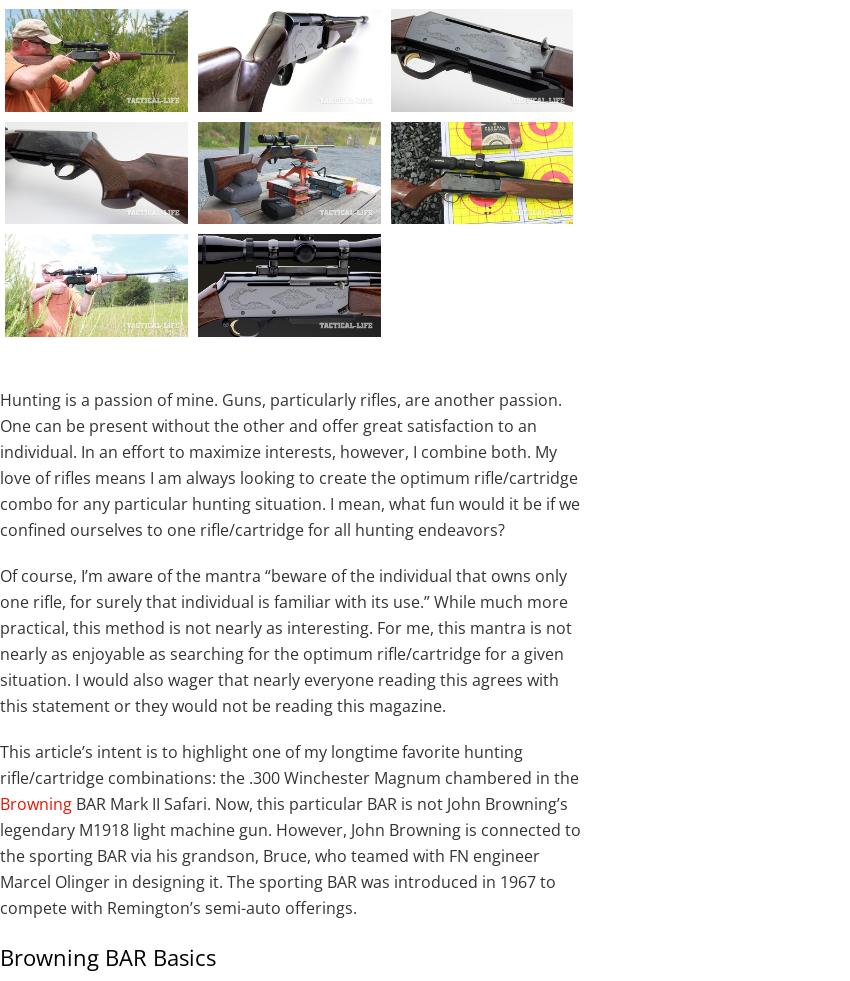 The width and height of the screenshot is (850, 981). I want to click on 'Browning', so click(35, 803).